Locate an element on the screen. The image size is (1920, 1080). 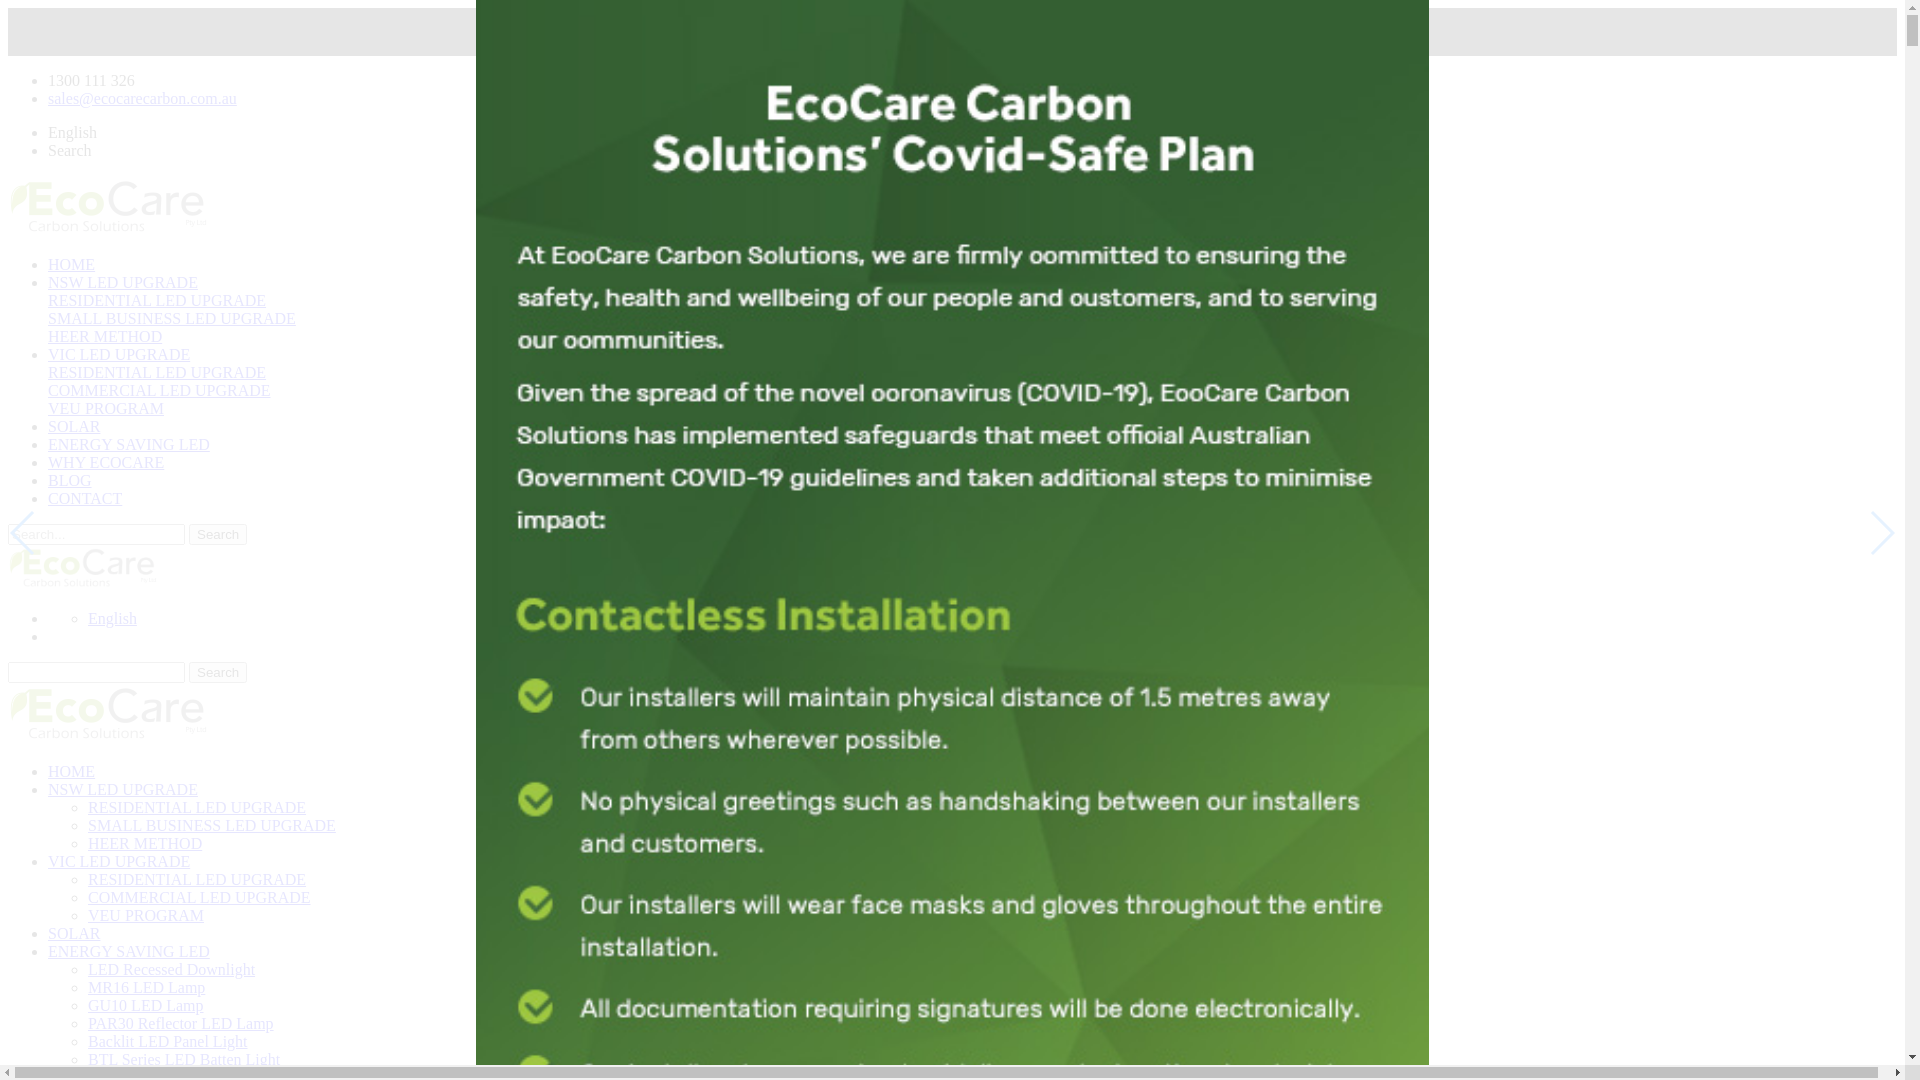
'SOLAR' is located at coordinates (73, 425).